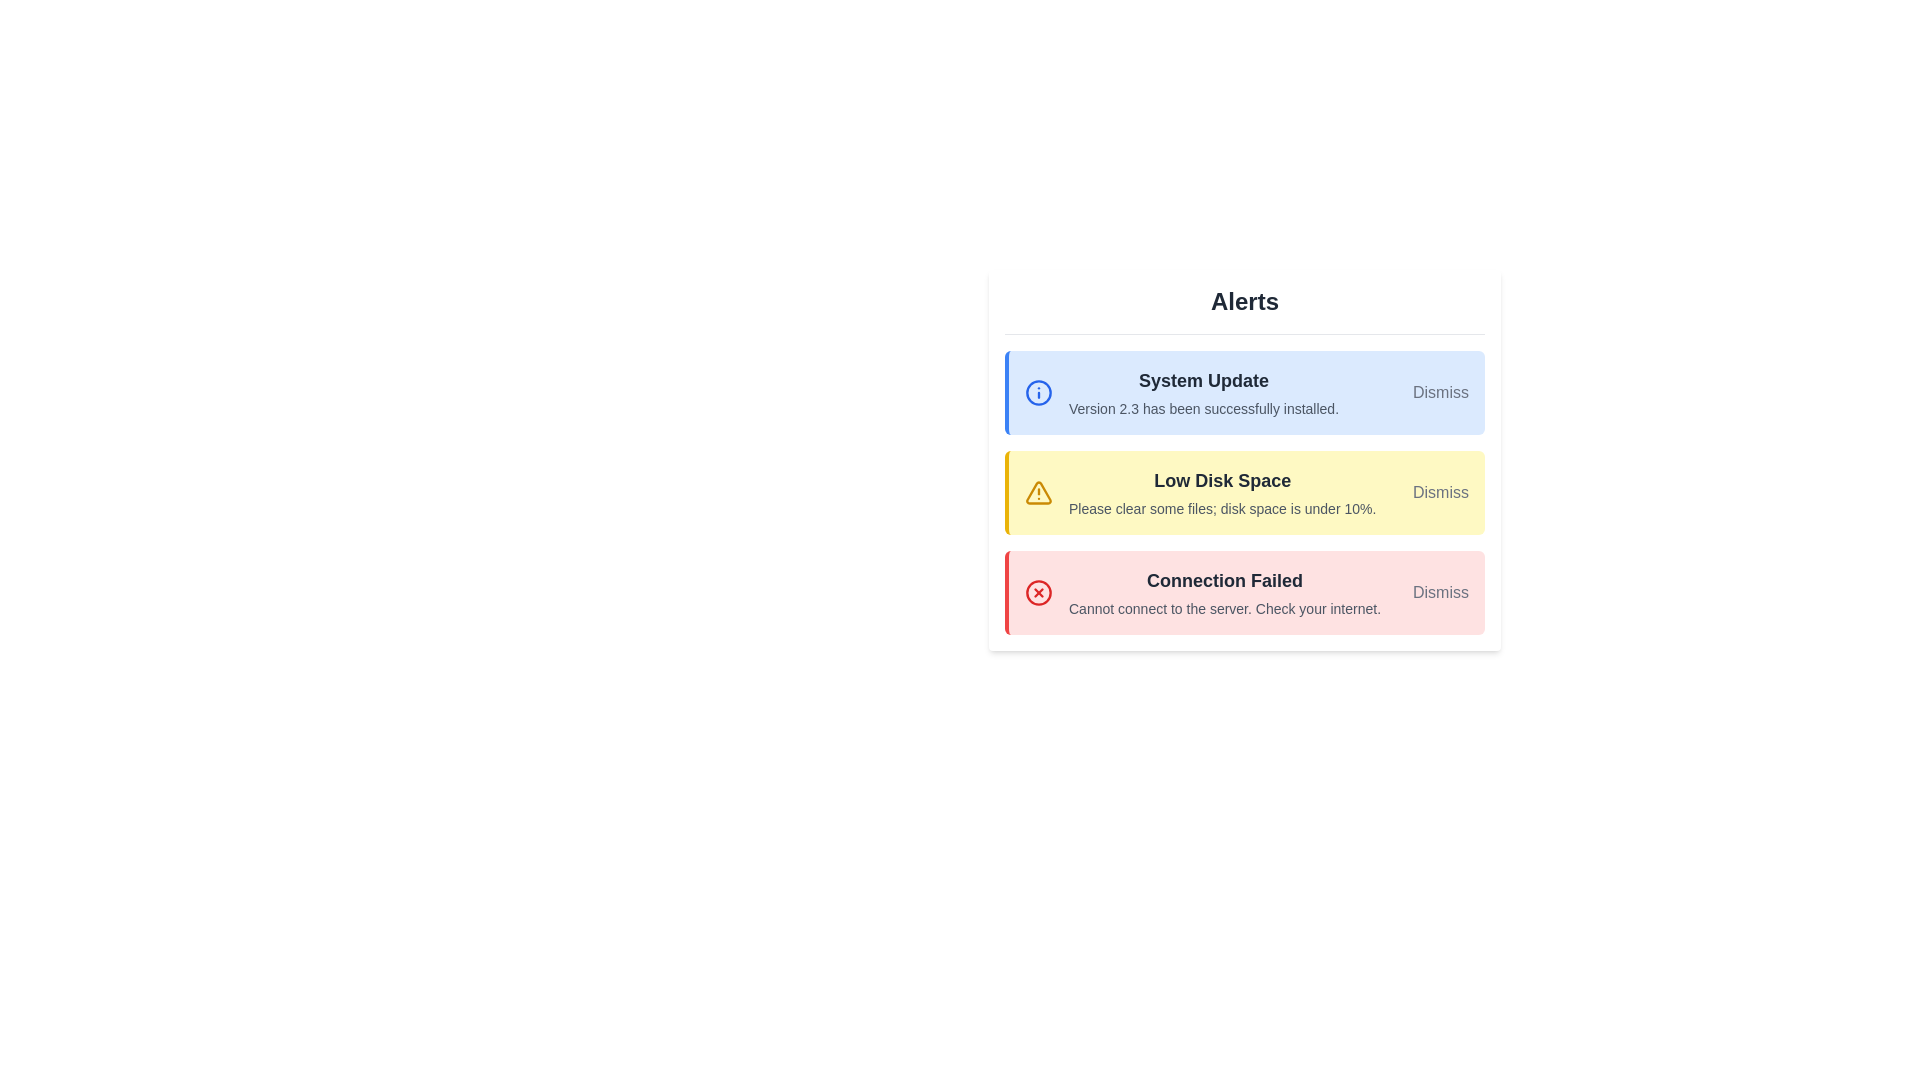 The height and width of the screenshot is (1080, 1920). What do you see at coordinates (1203, 381) in the screenshot?
I see `text label that displays 'System Update', which is styled in bold, larger size, and dark gray color within a light blue box, positioned at the top of the alert messages` at bounding box center [1203, 381].